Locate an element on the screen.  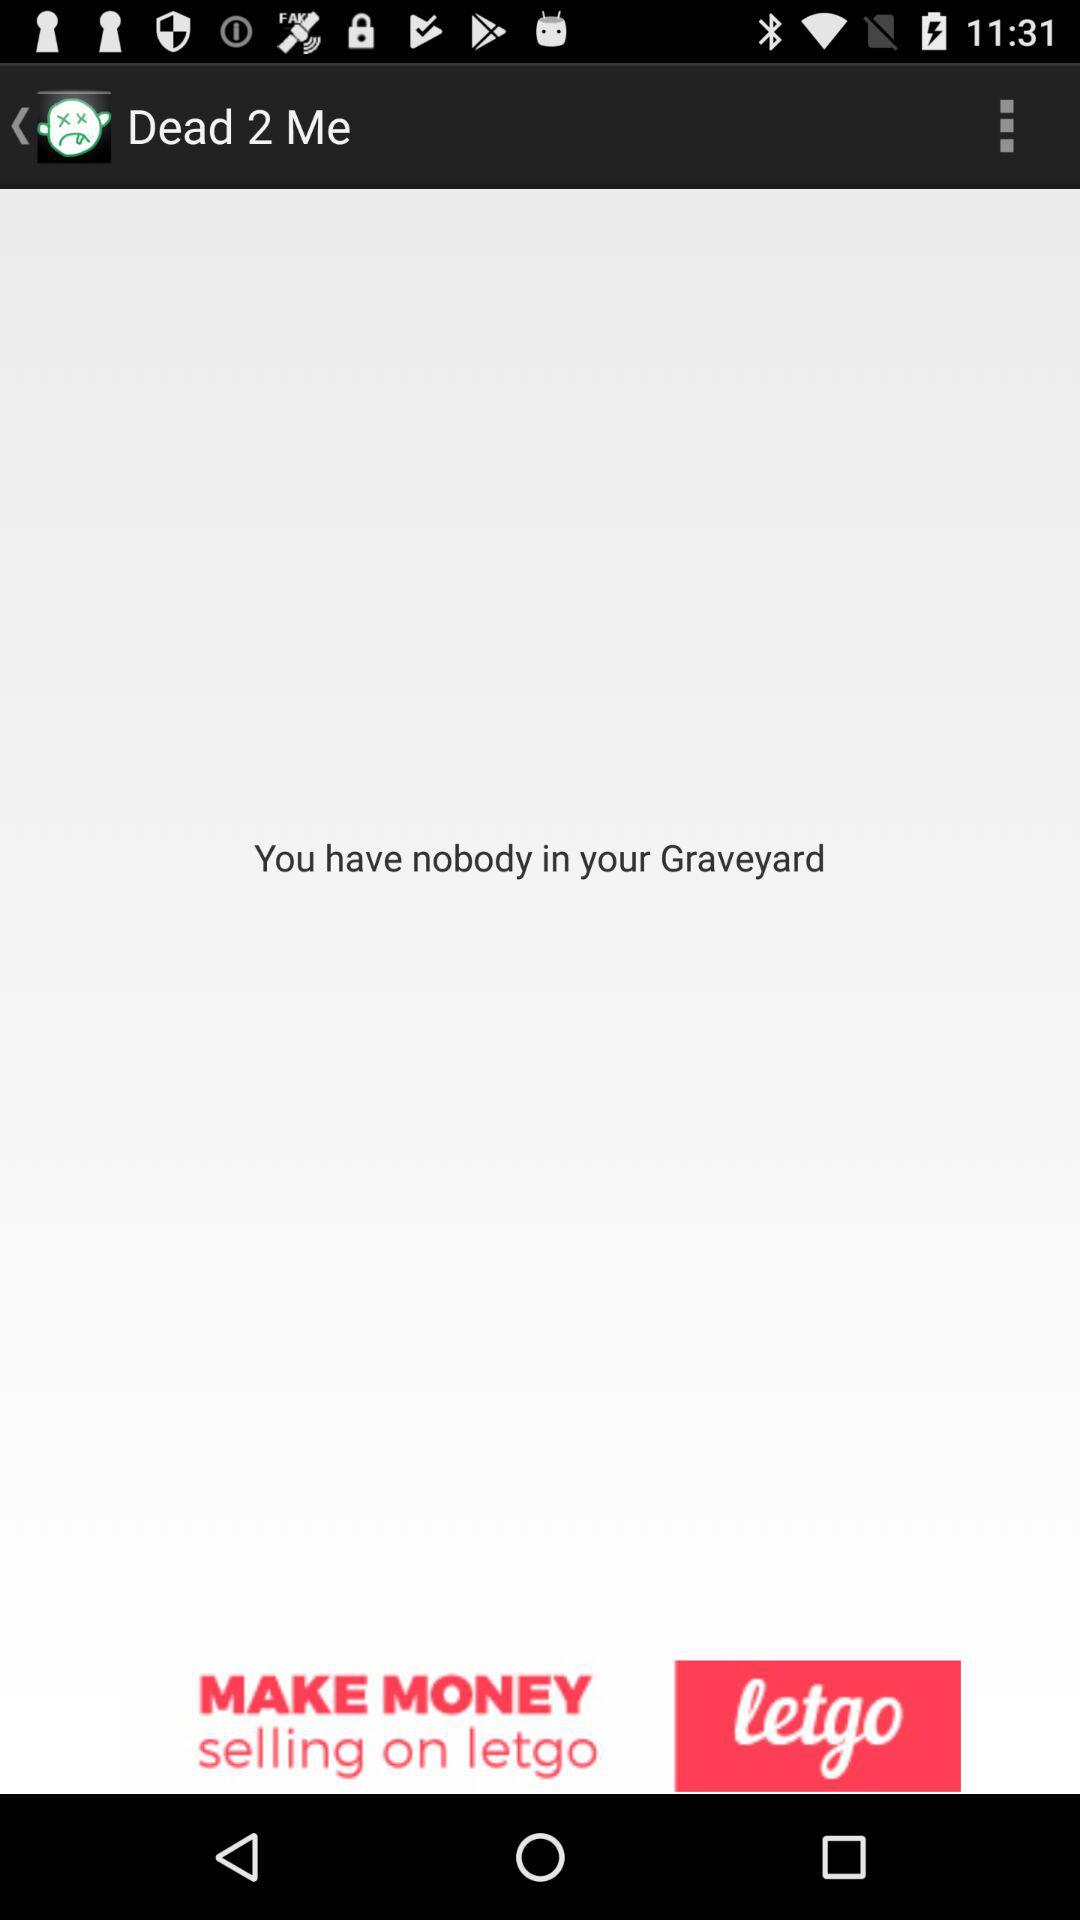
advertisement to open letgo app is located at coordinates (540, 1726).